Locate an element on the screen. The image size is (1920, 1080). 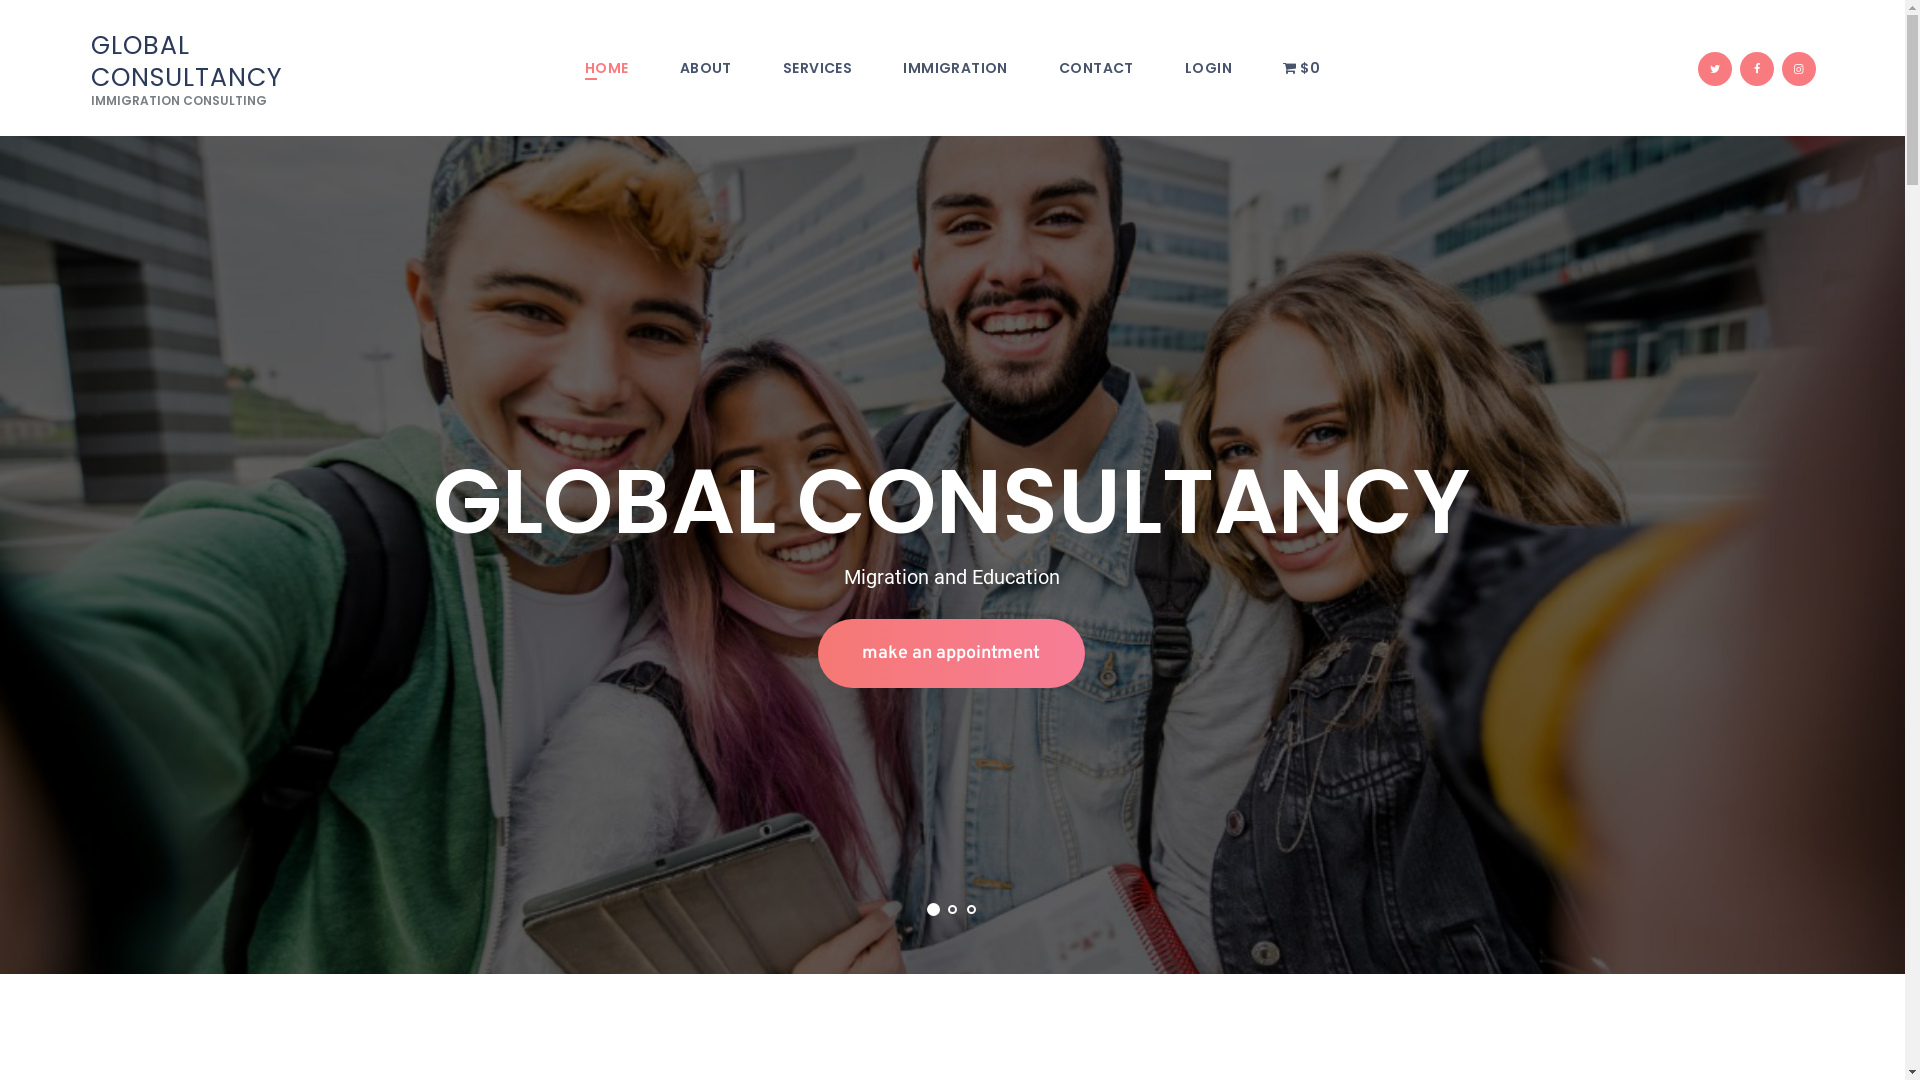
'IMMIGRATION' is located at coordinates (954, 68).